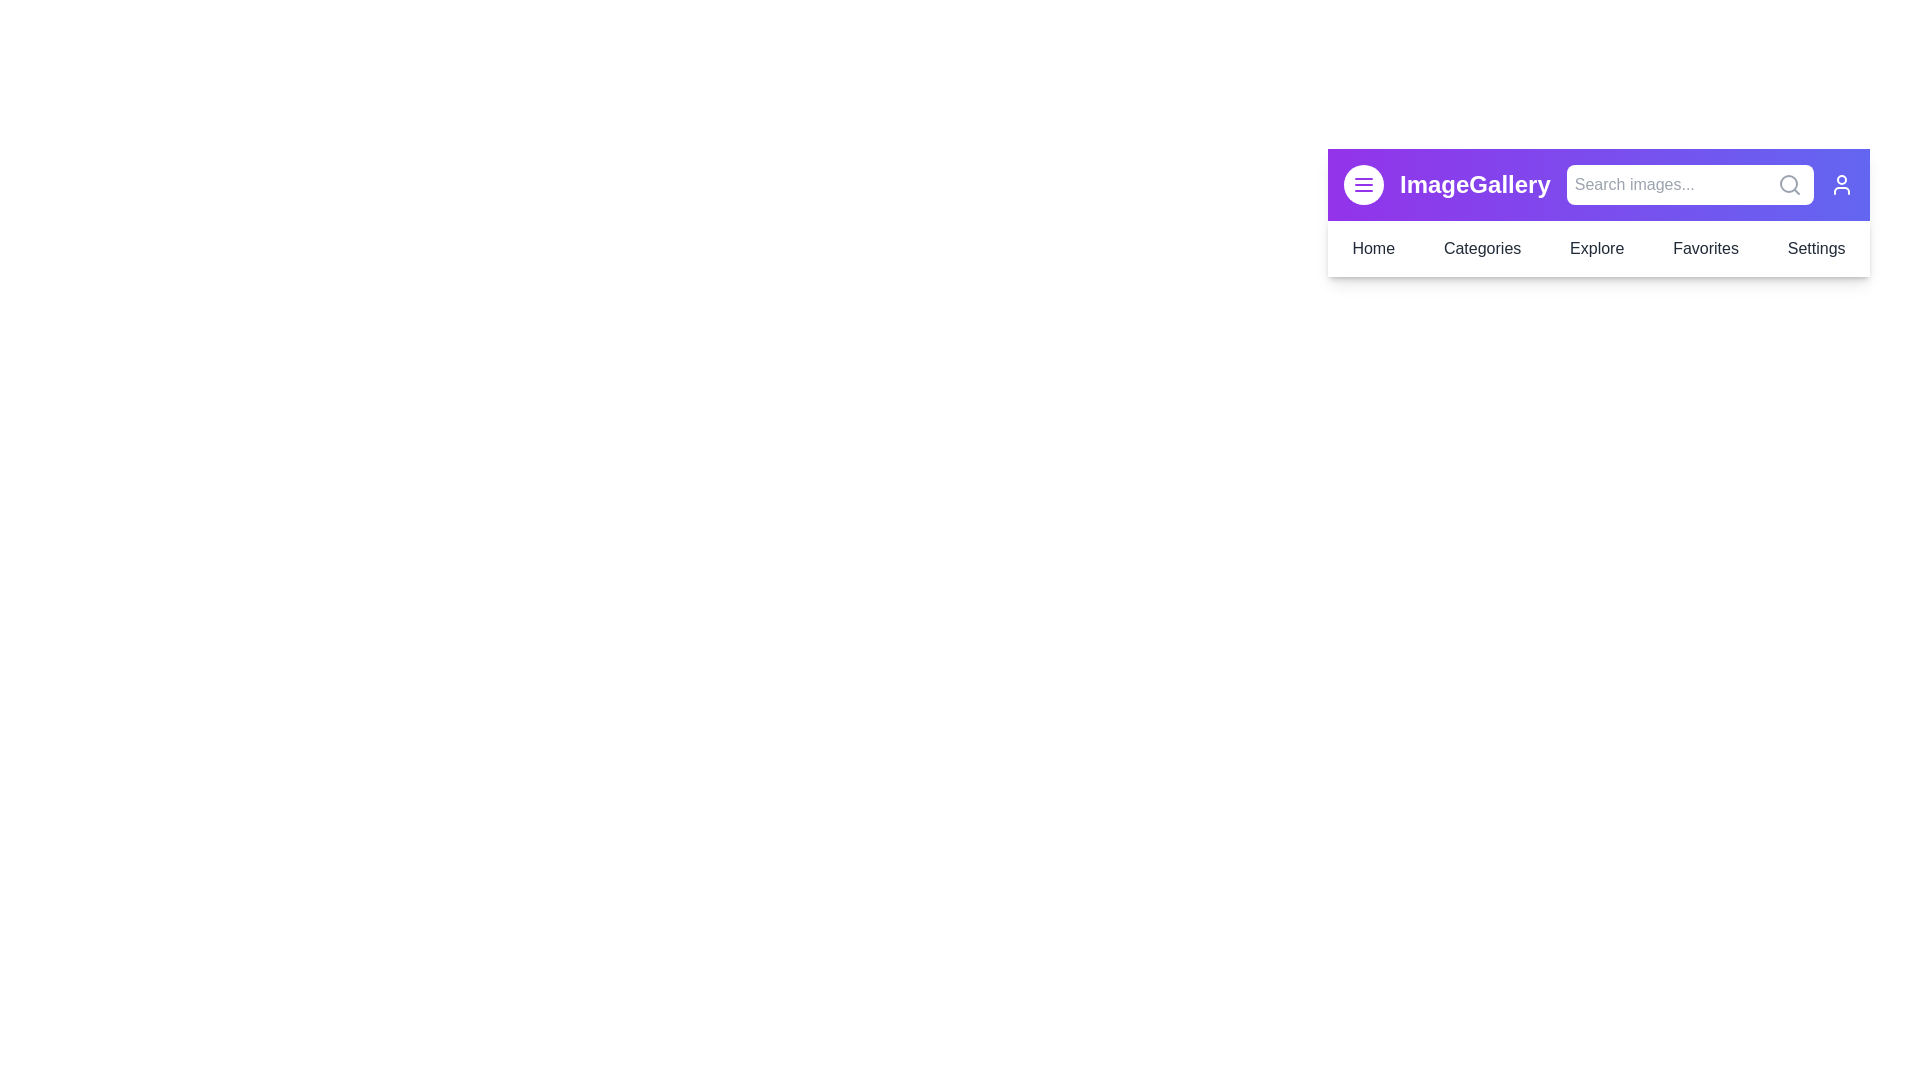 The height and width of the screenshot is (1080, 1920). Describe the element at coordinates (1596, 248) in the screenshot. I see `the Explore menu item in the navigation bar` at that location.